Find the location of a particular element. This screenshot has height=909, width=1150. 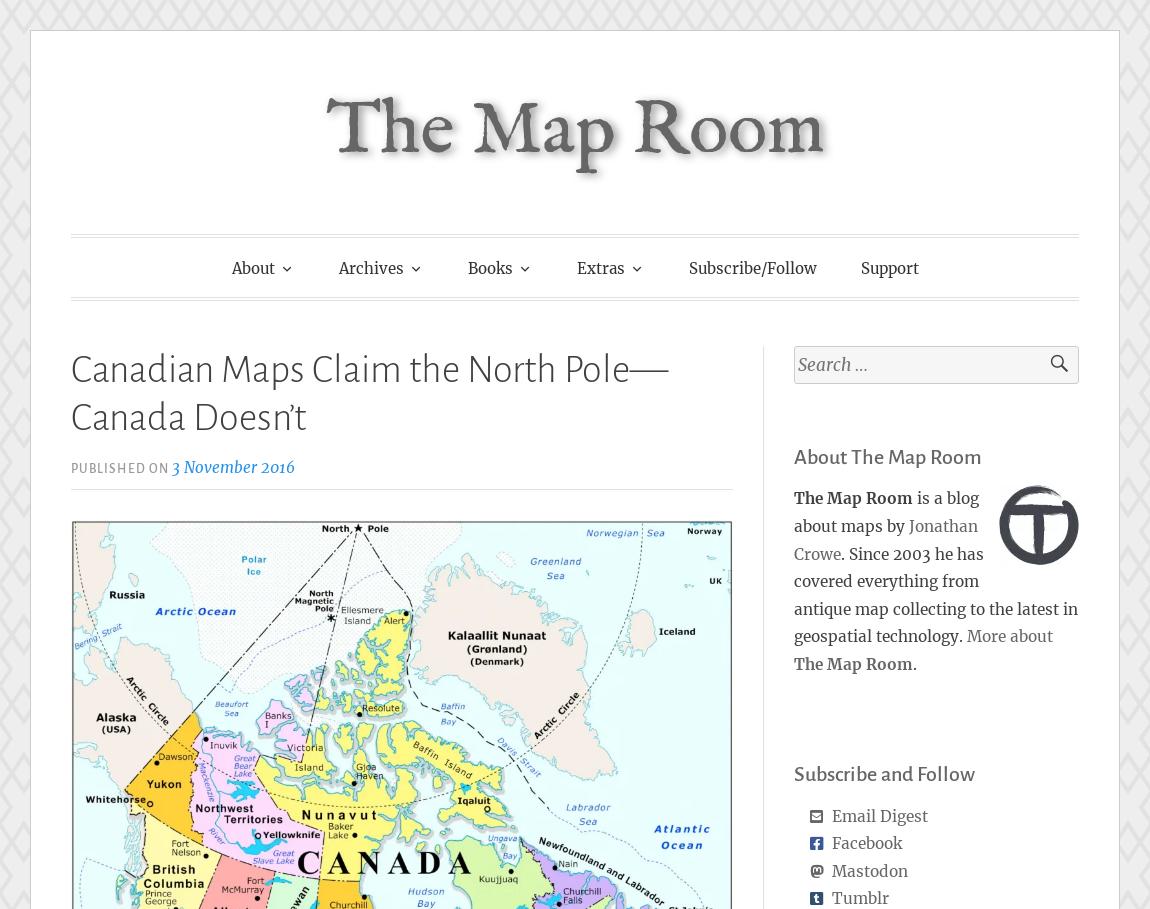

'Published on' is located at coordinates (120, 468).